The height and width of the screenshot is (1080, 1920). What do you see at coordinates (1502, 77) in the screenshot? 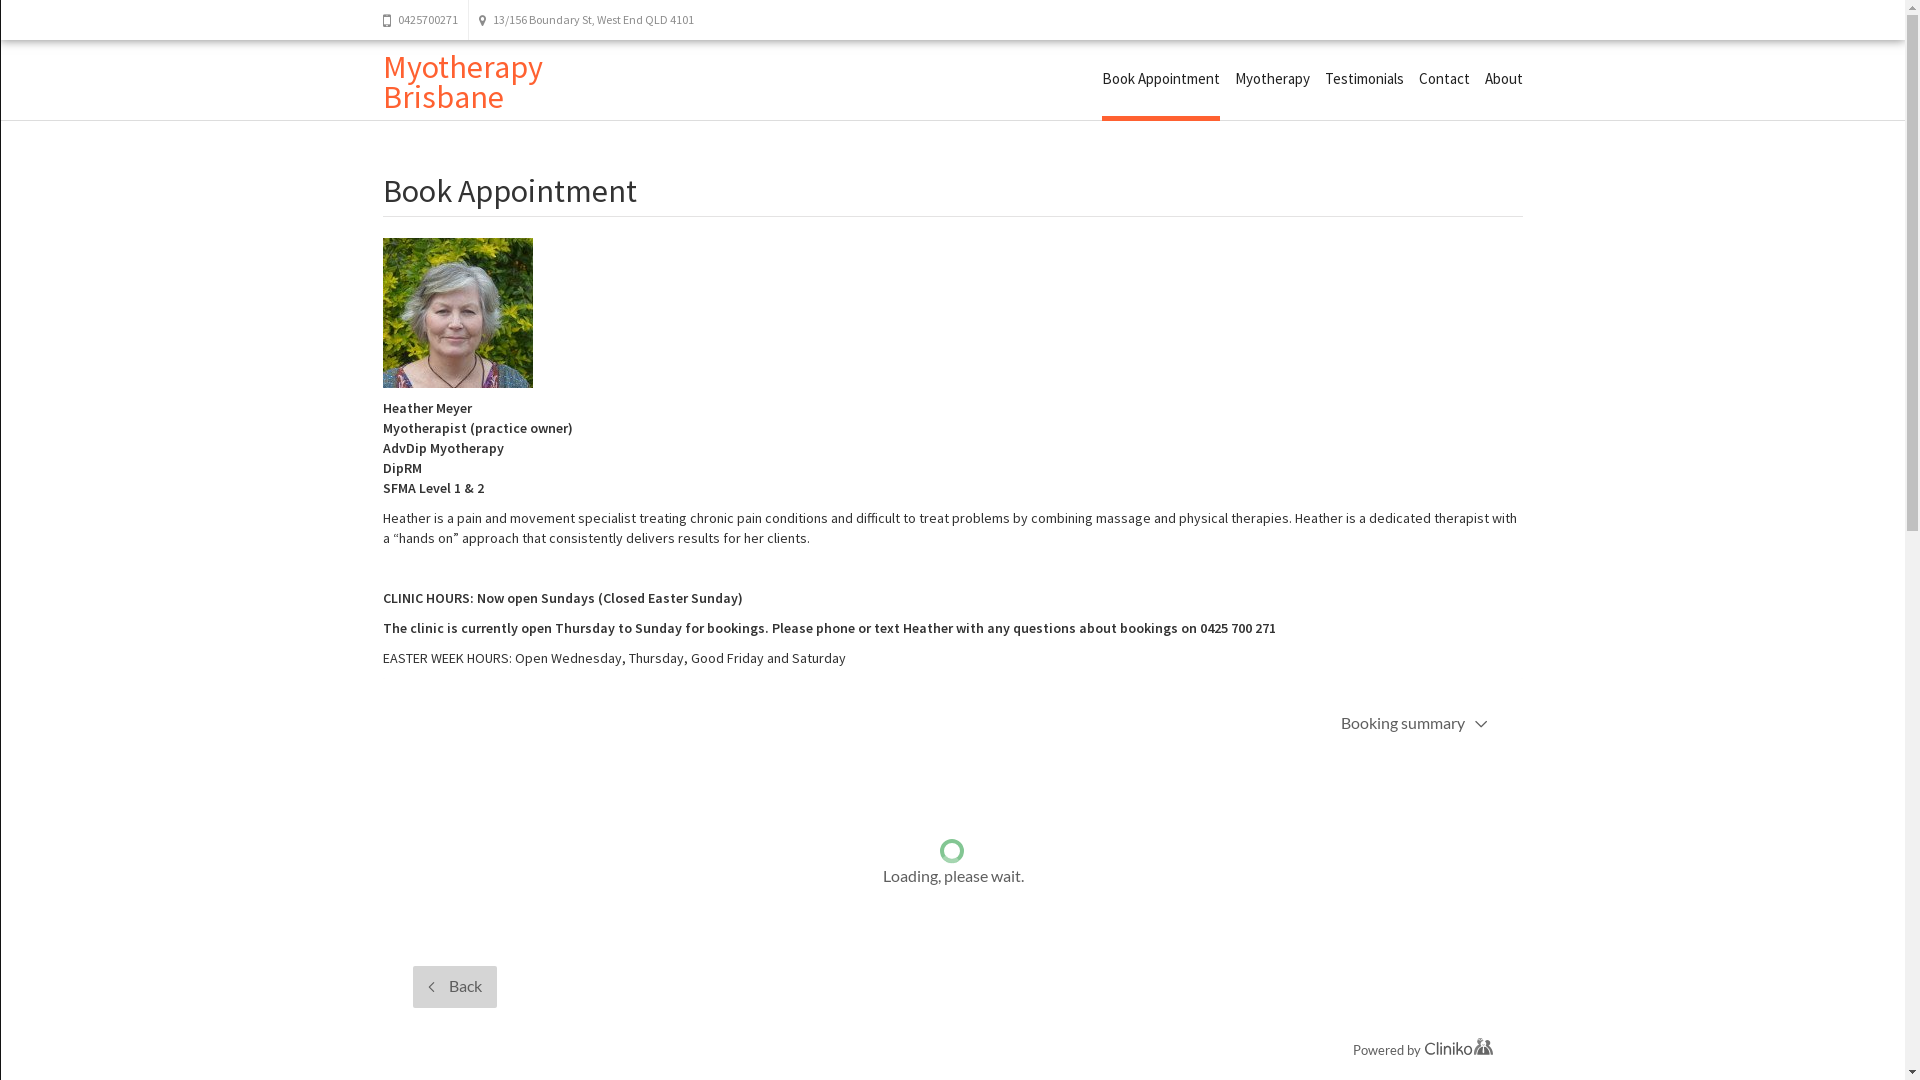
I see `'About'` at bounding box center [1502, 77].